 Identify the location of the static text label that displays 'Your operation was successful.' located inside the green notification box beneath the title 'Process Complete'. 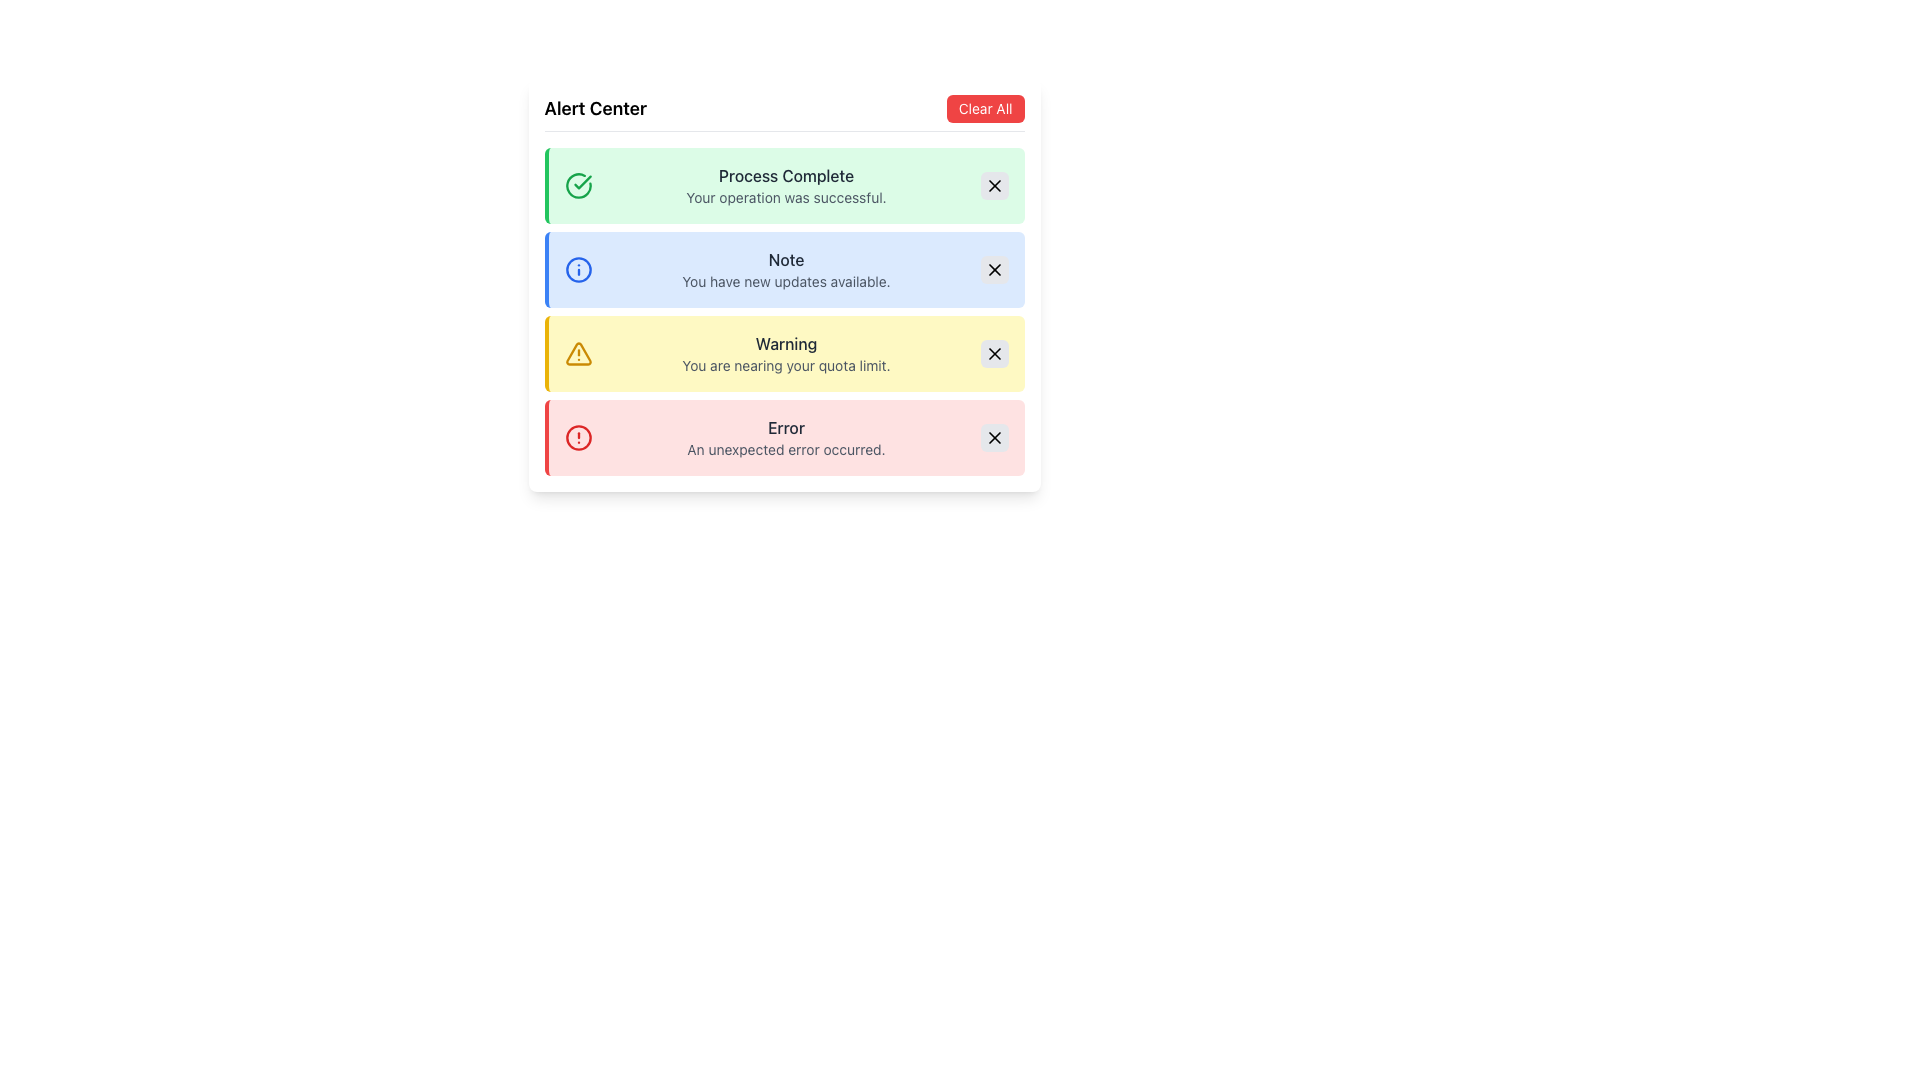
(785, 197).